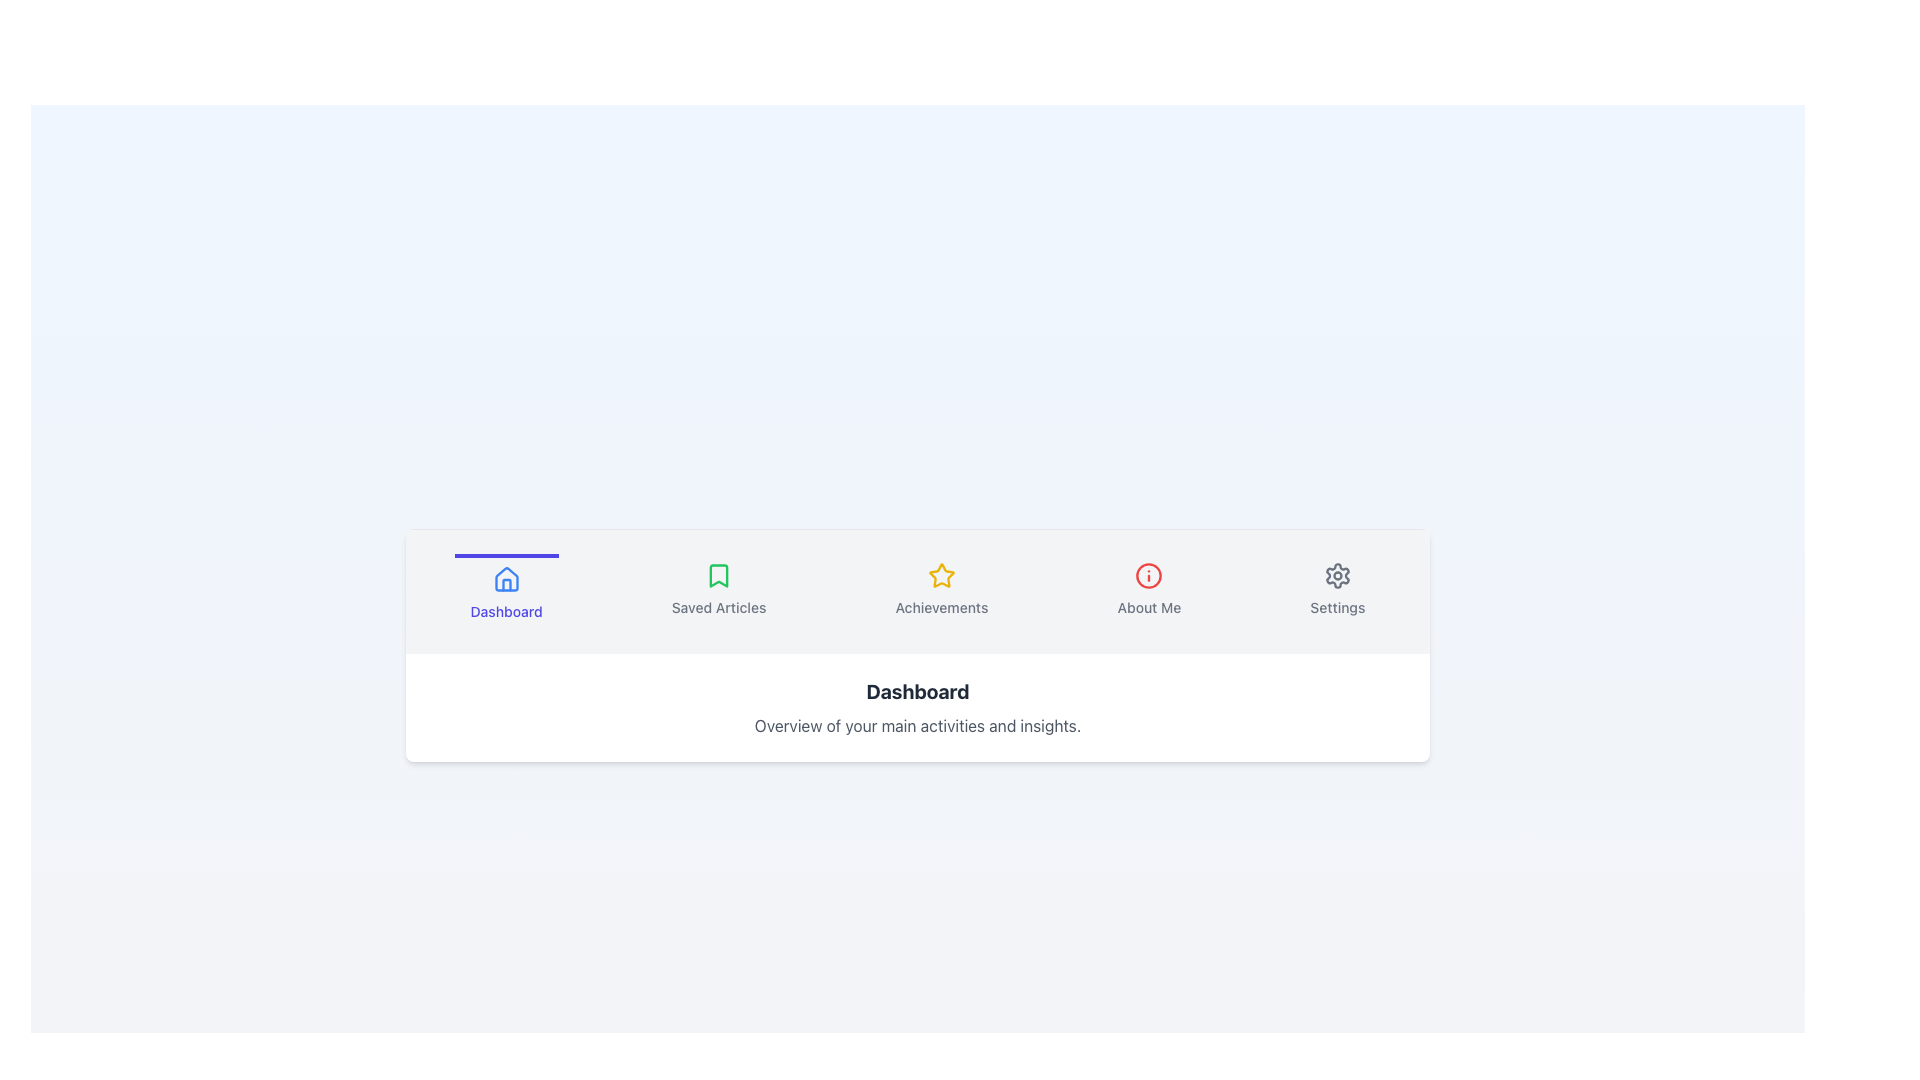 The width and height of the screenshot is (1920, 1080). Describe the element at coordinates (1149, 590) in the screenshot. I see `the navigation button labeled 'About Me', which is the fourth item in a horizontal menu` at that location.